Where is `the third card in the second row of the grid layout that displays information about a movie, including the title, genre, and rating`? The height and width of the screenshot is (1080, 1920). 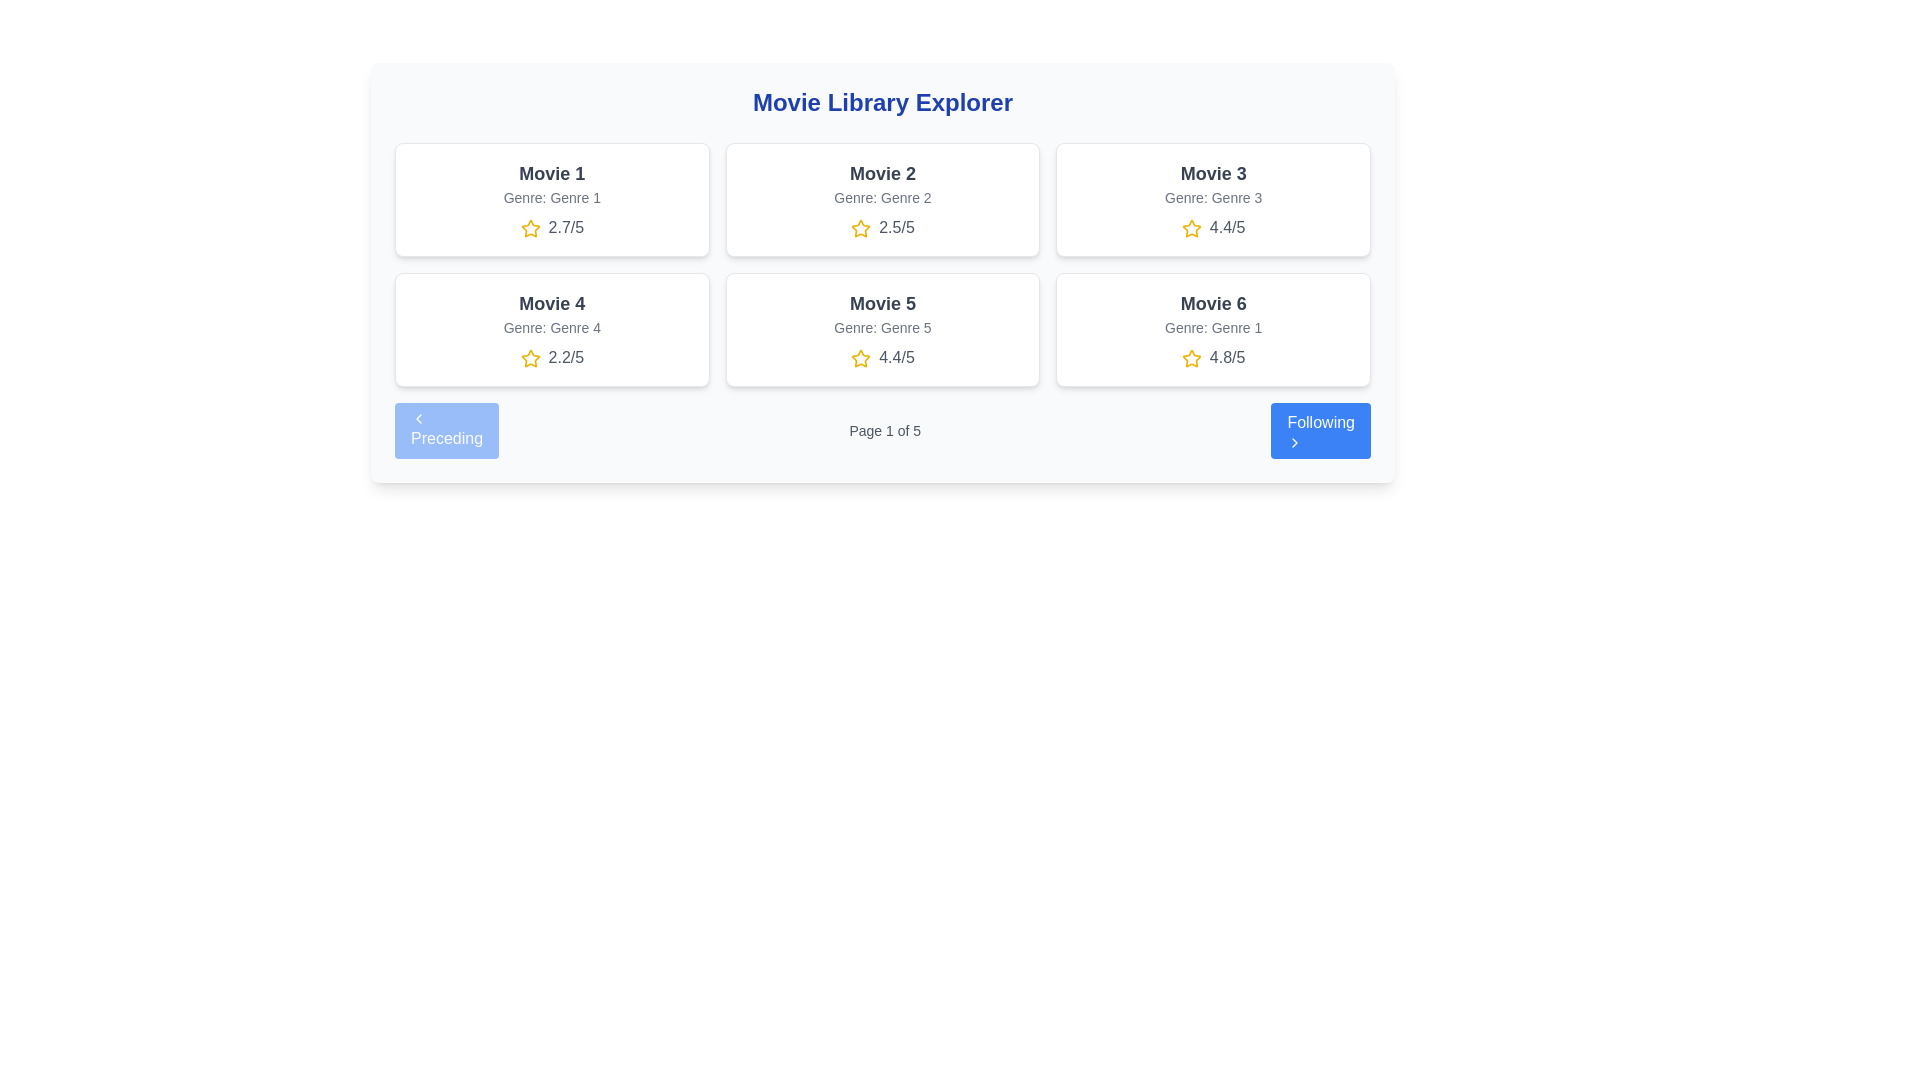
the third card in the second row of the grid layout that displays information about a movie, including the title, genre, and rating is located at coordinates (1212, 329).